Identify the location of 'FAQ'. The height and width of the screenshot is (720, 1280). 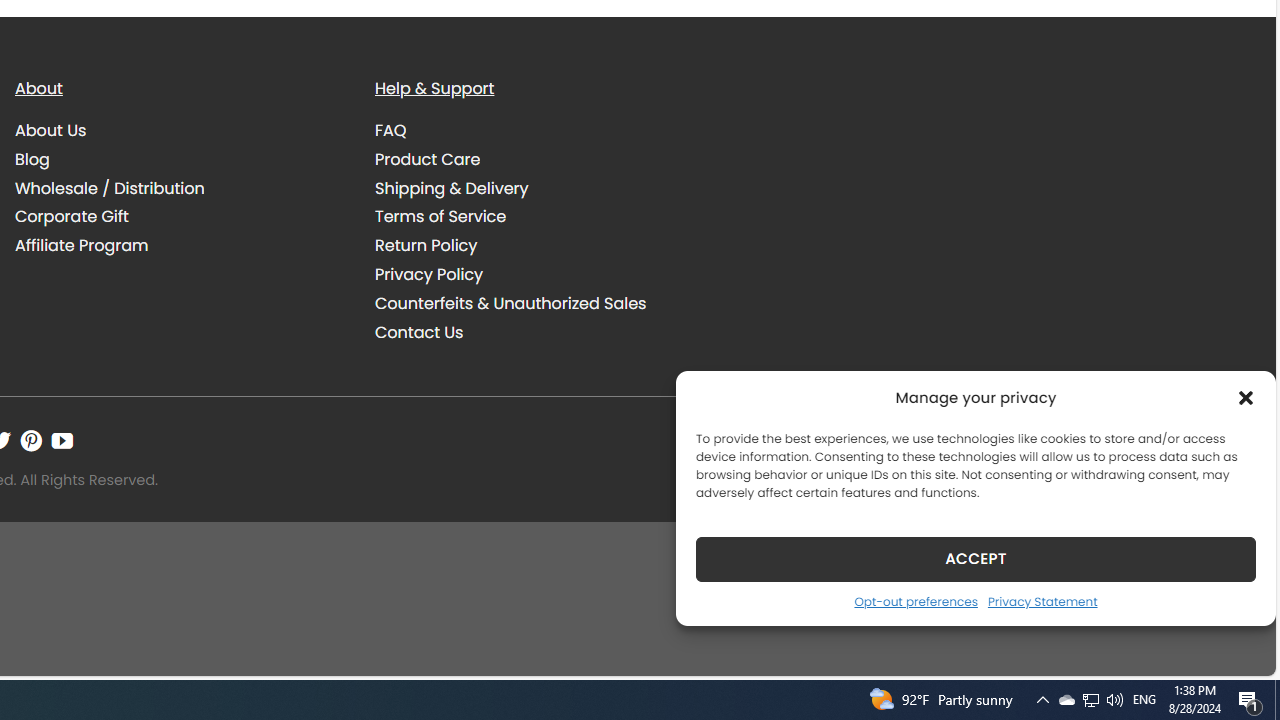
(391, 131).